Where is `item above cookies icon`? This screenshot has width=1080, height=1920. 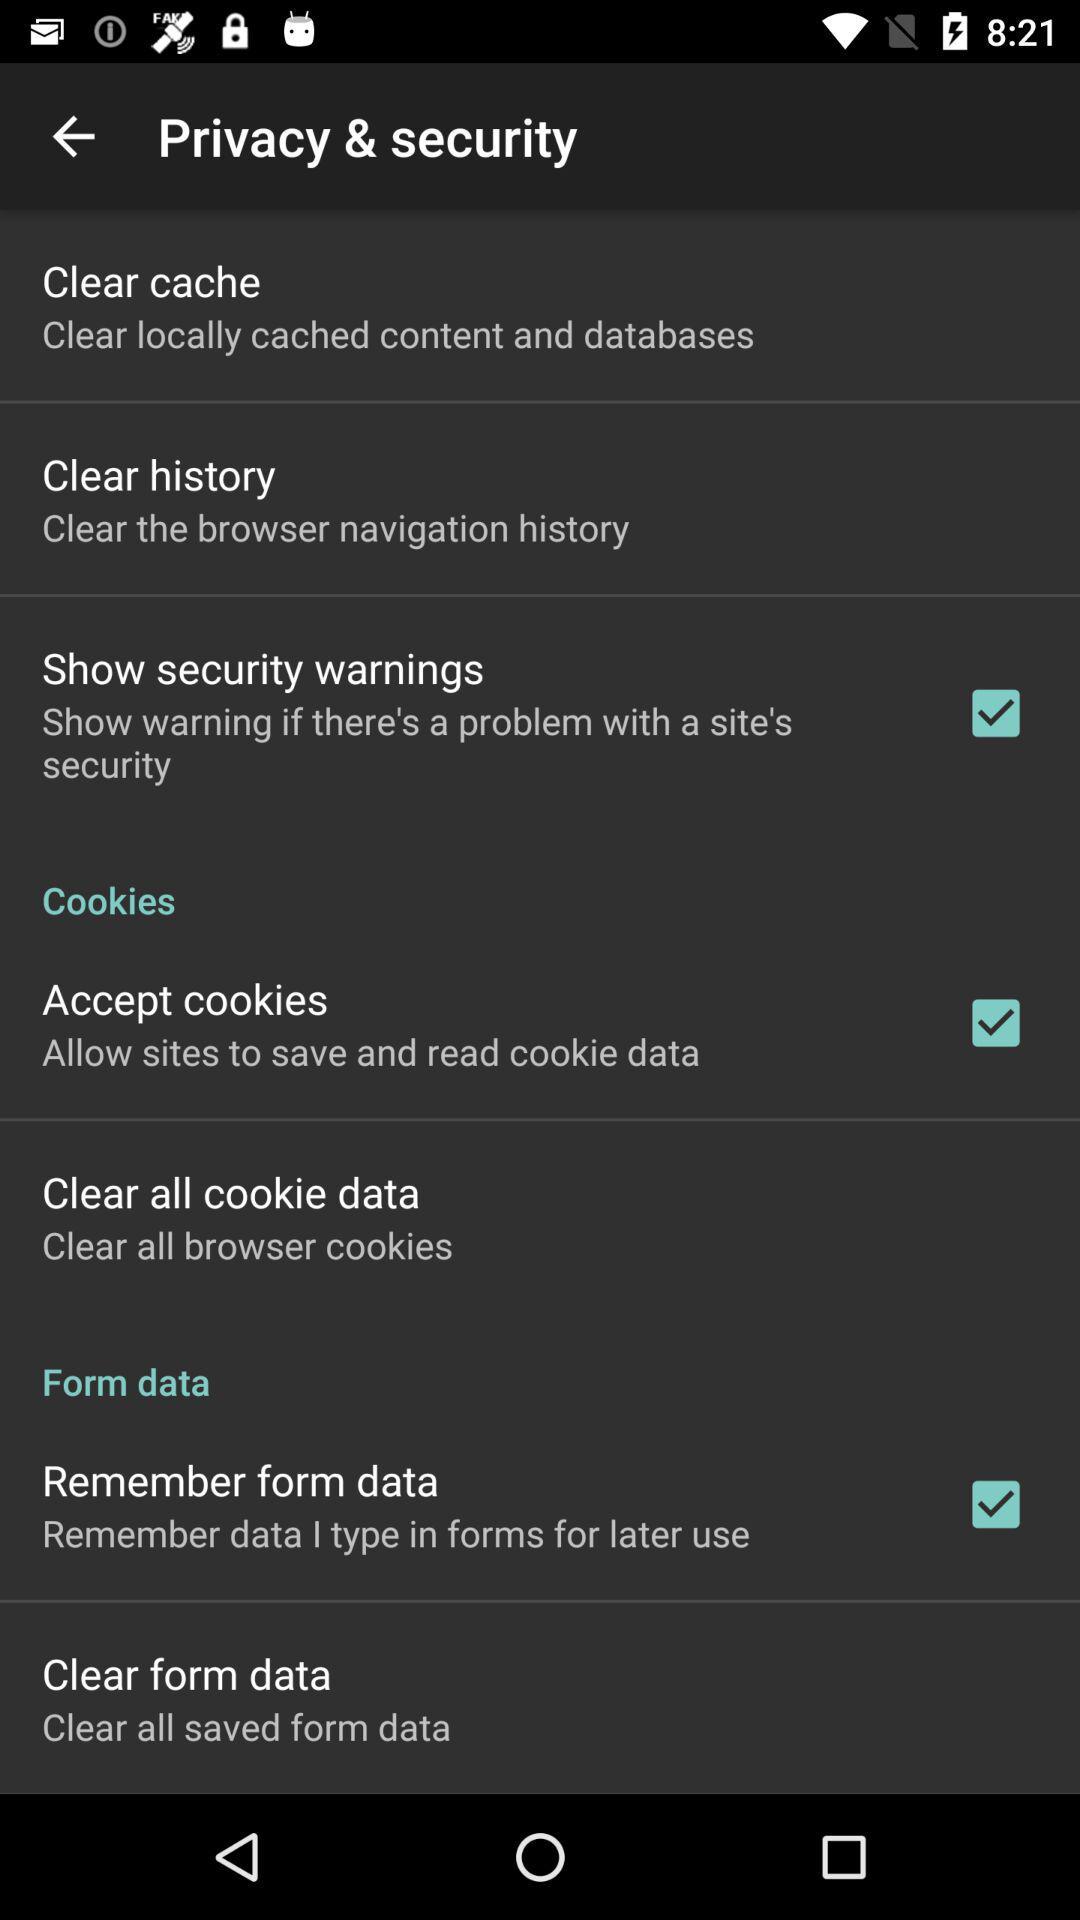
item above cookies icon is located at coordinates (477, 741).